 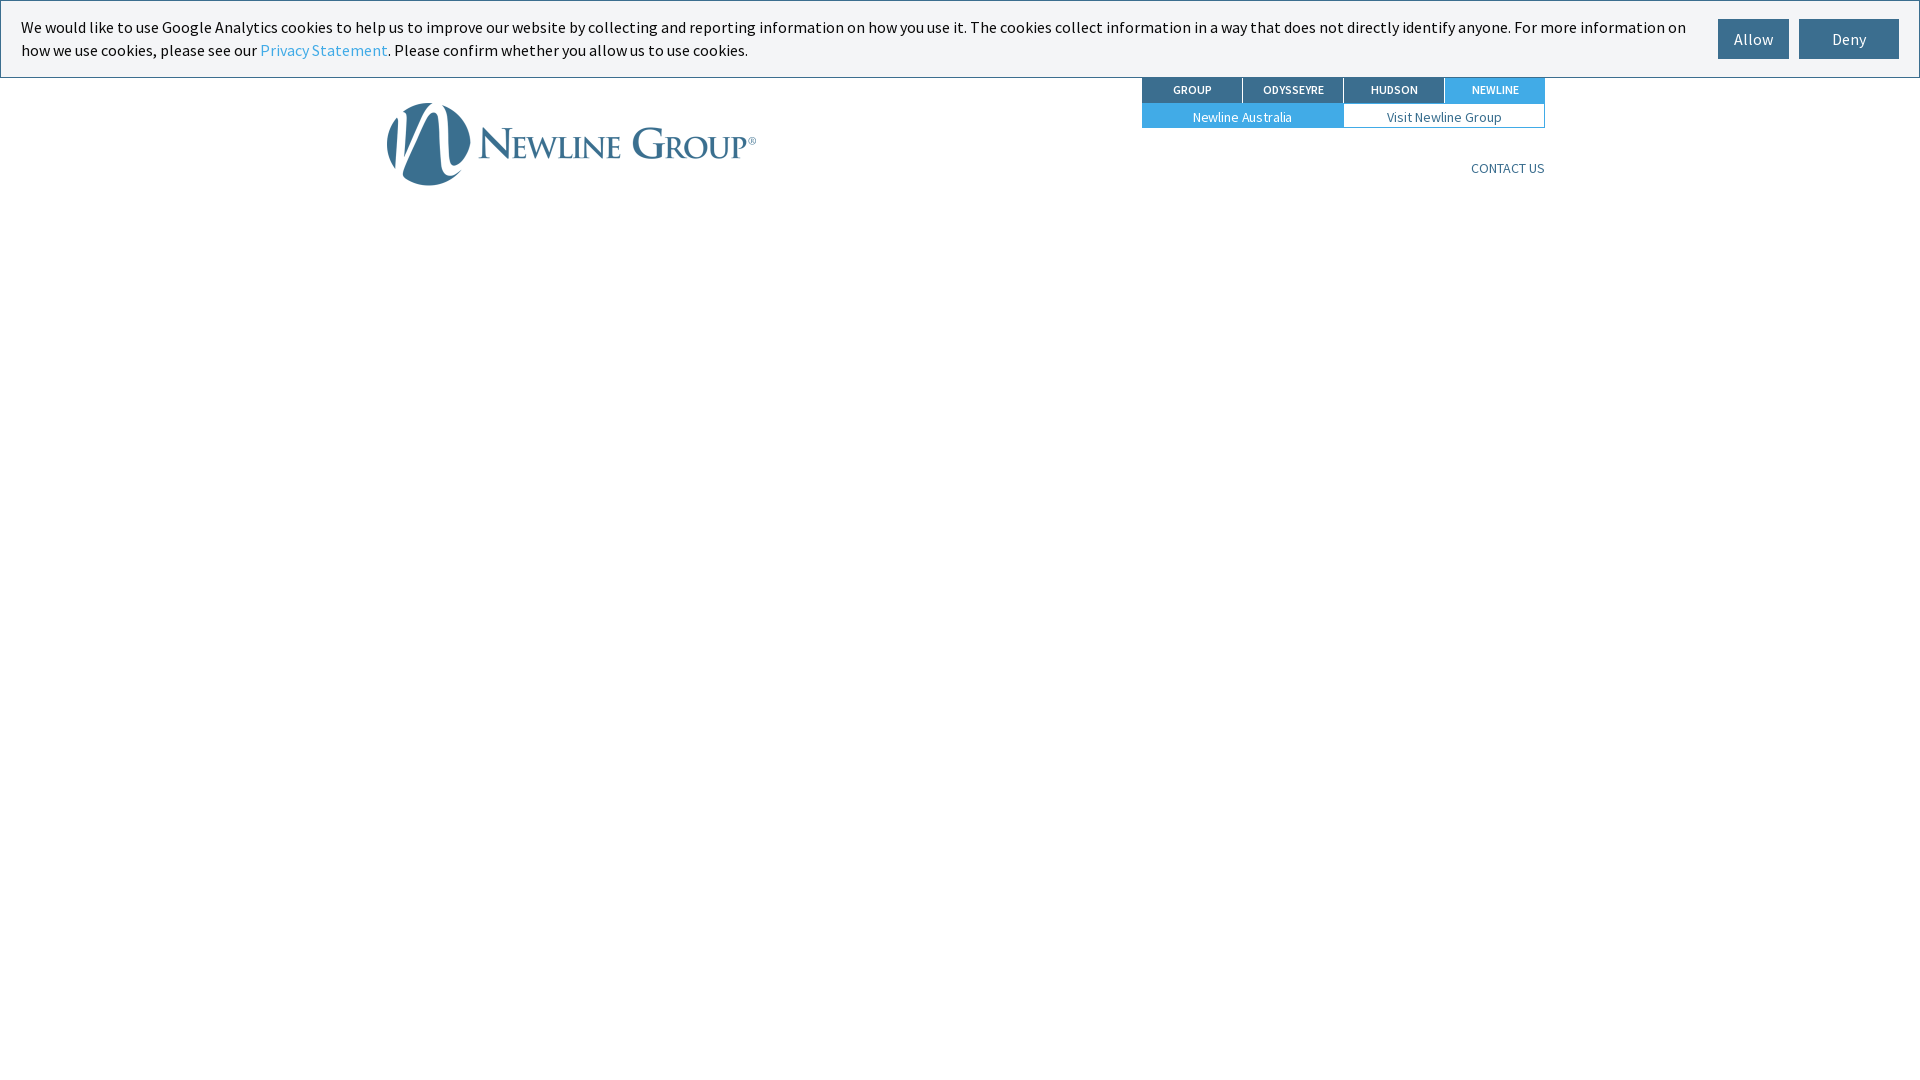 I want to click on 'ODYSSEYRE', so click(x=1292, y=88).